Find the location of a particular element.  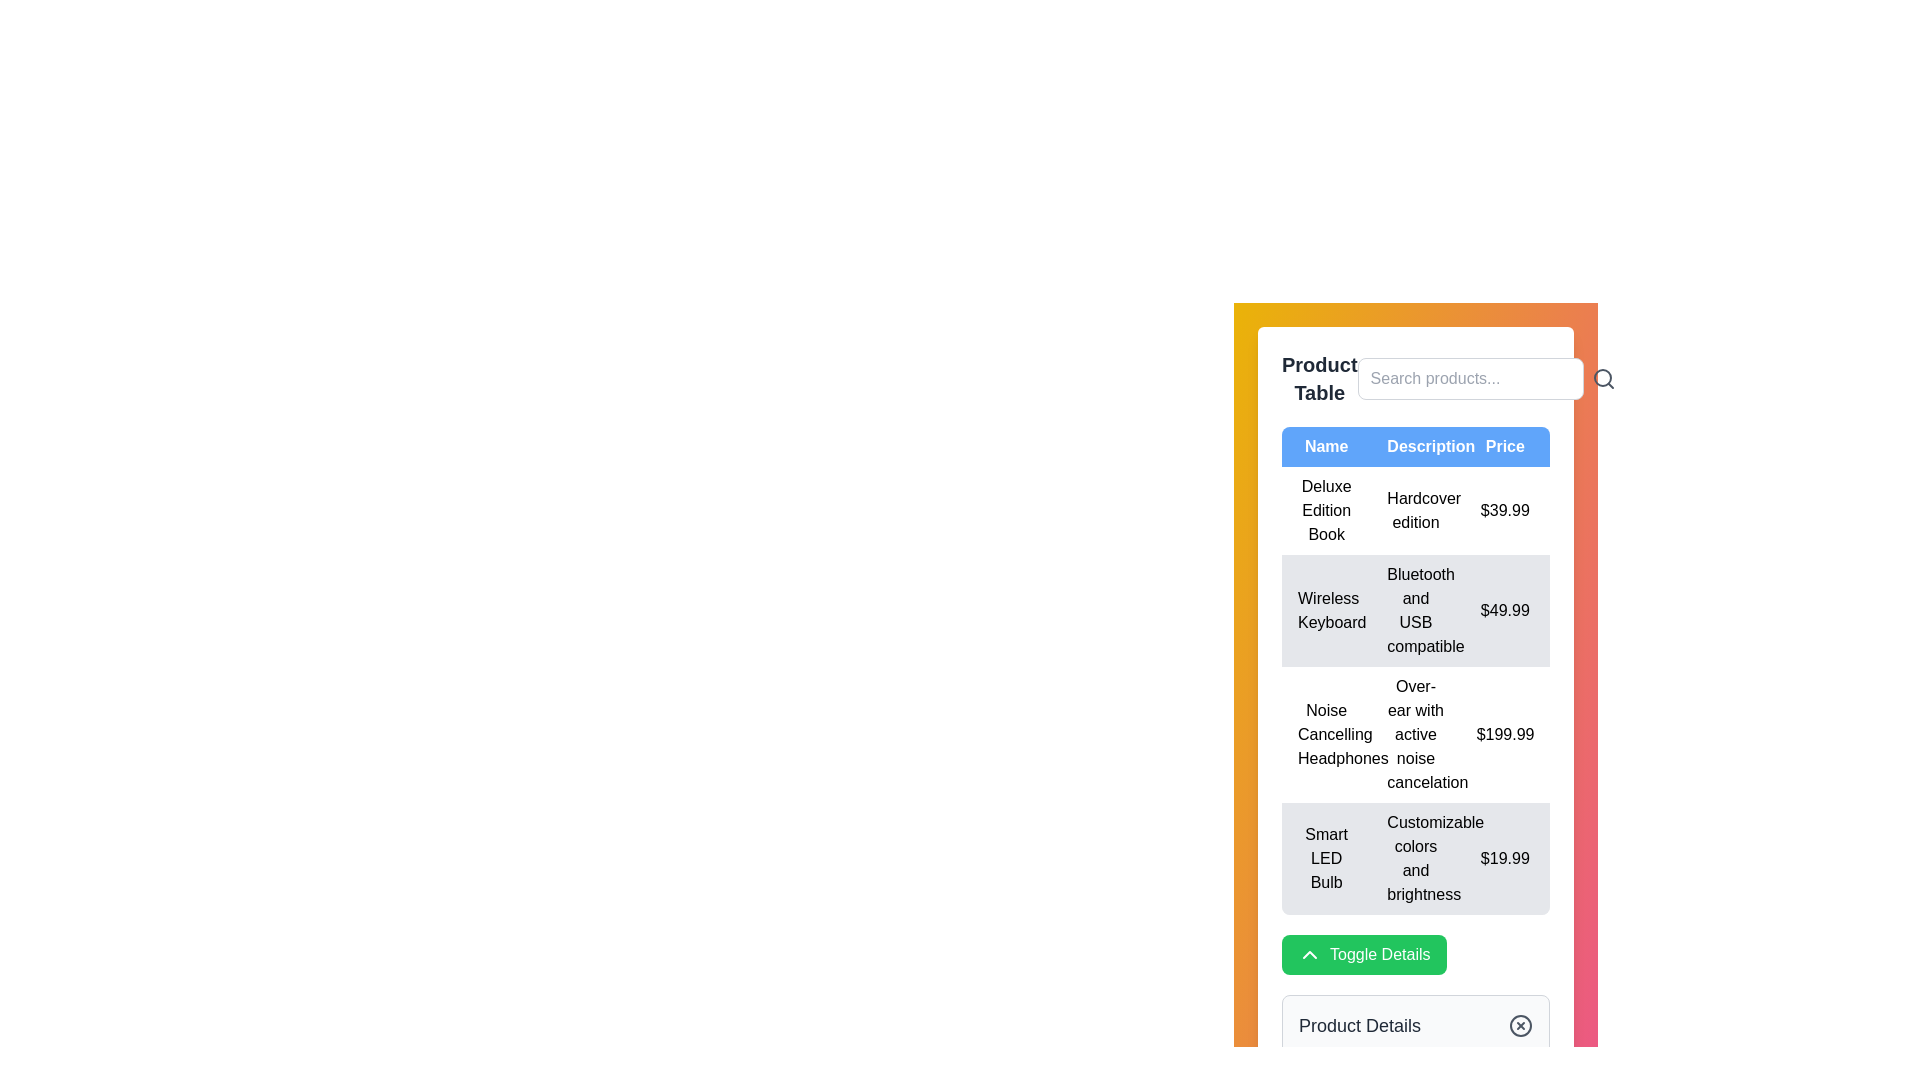

label that displays 'Product Table' in bold and enlarged dark gray font, located at the top-left area above the search bar is located at coordinates (1319, 378).